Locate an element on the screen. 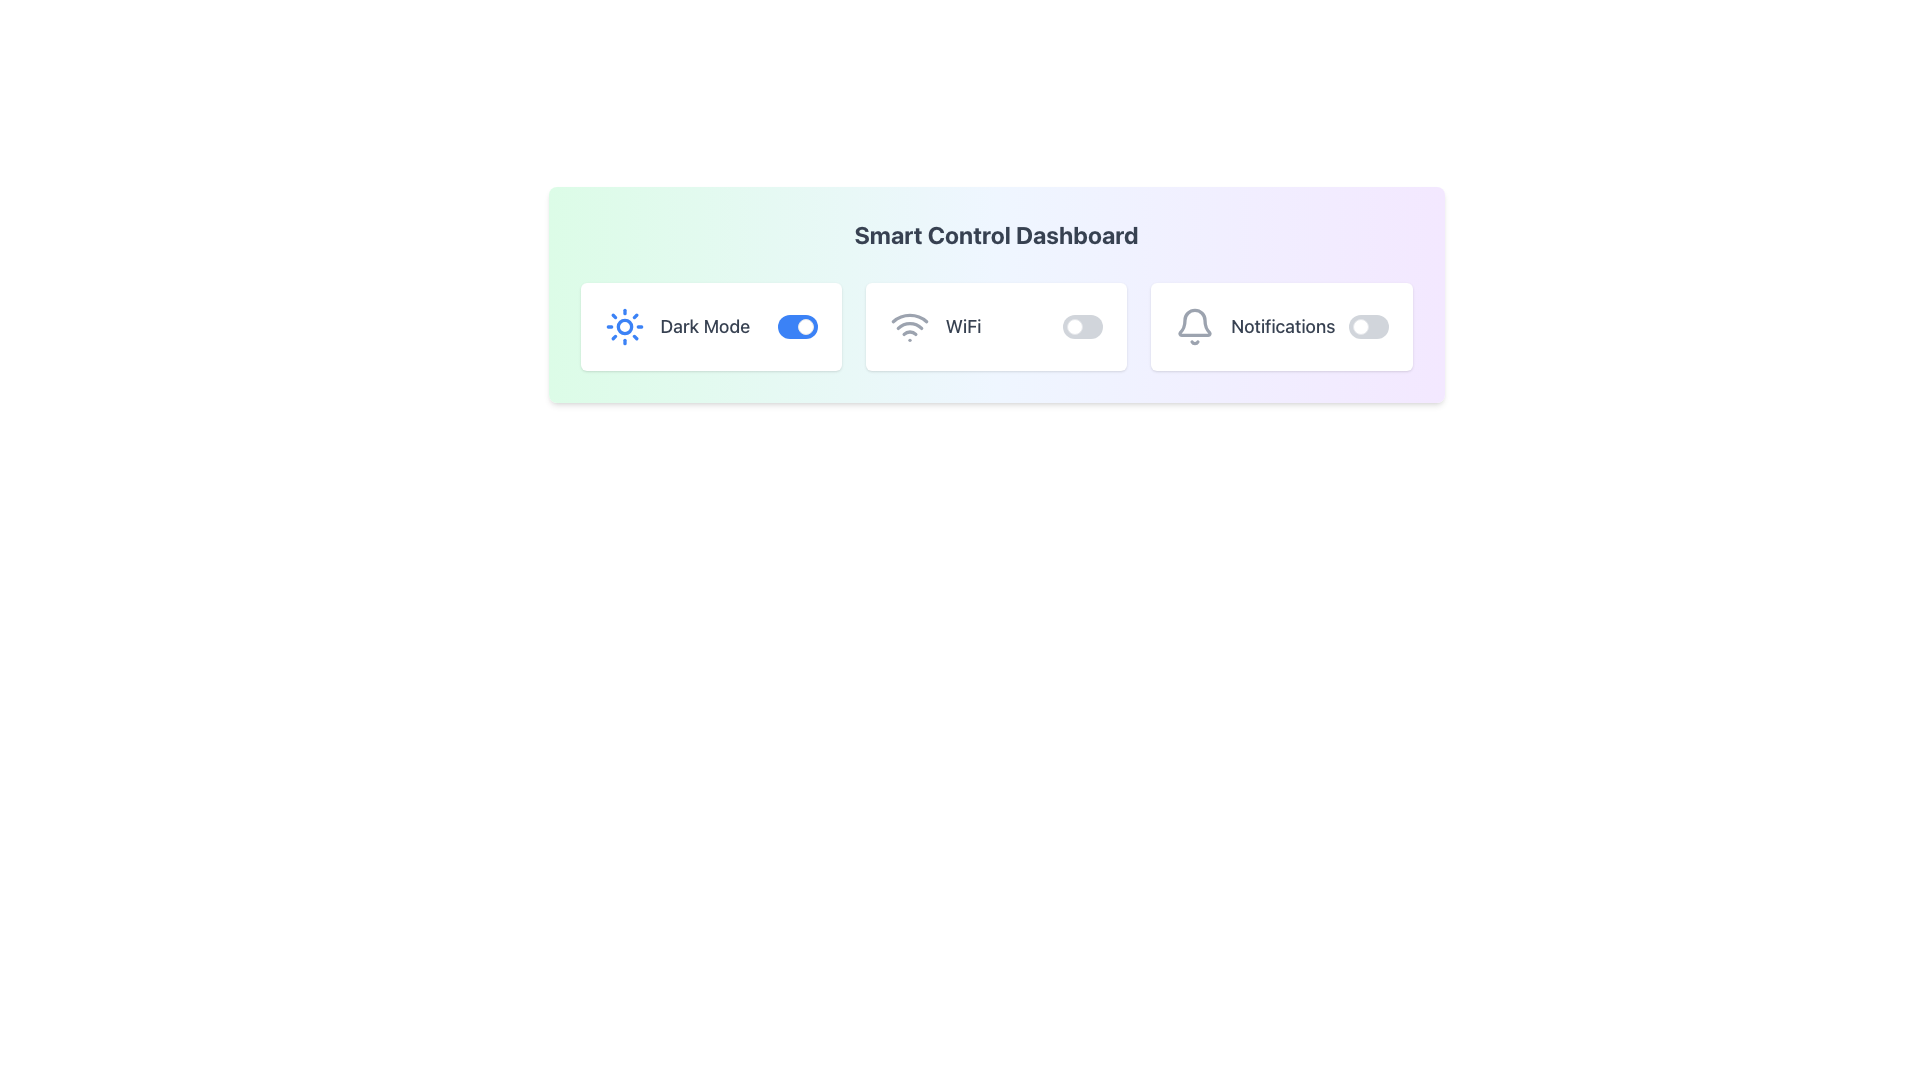 The height and width of the screenshot is (1080, 1920). the toggle switch located within the 'Smart Control Dashboard' panel component is located at coordinates (996, 294).